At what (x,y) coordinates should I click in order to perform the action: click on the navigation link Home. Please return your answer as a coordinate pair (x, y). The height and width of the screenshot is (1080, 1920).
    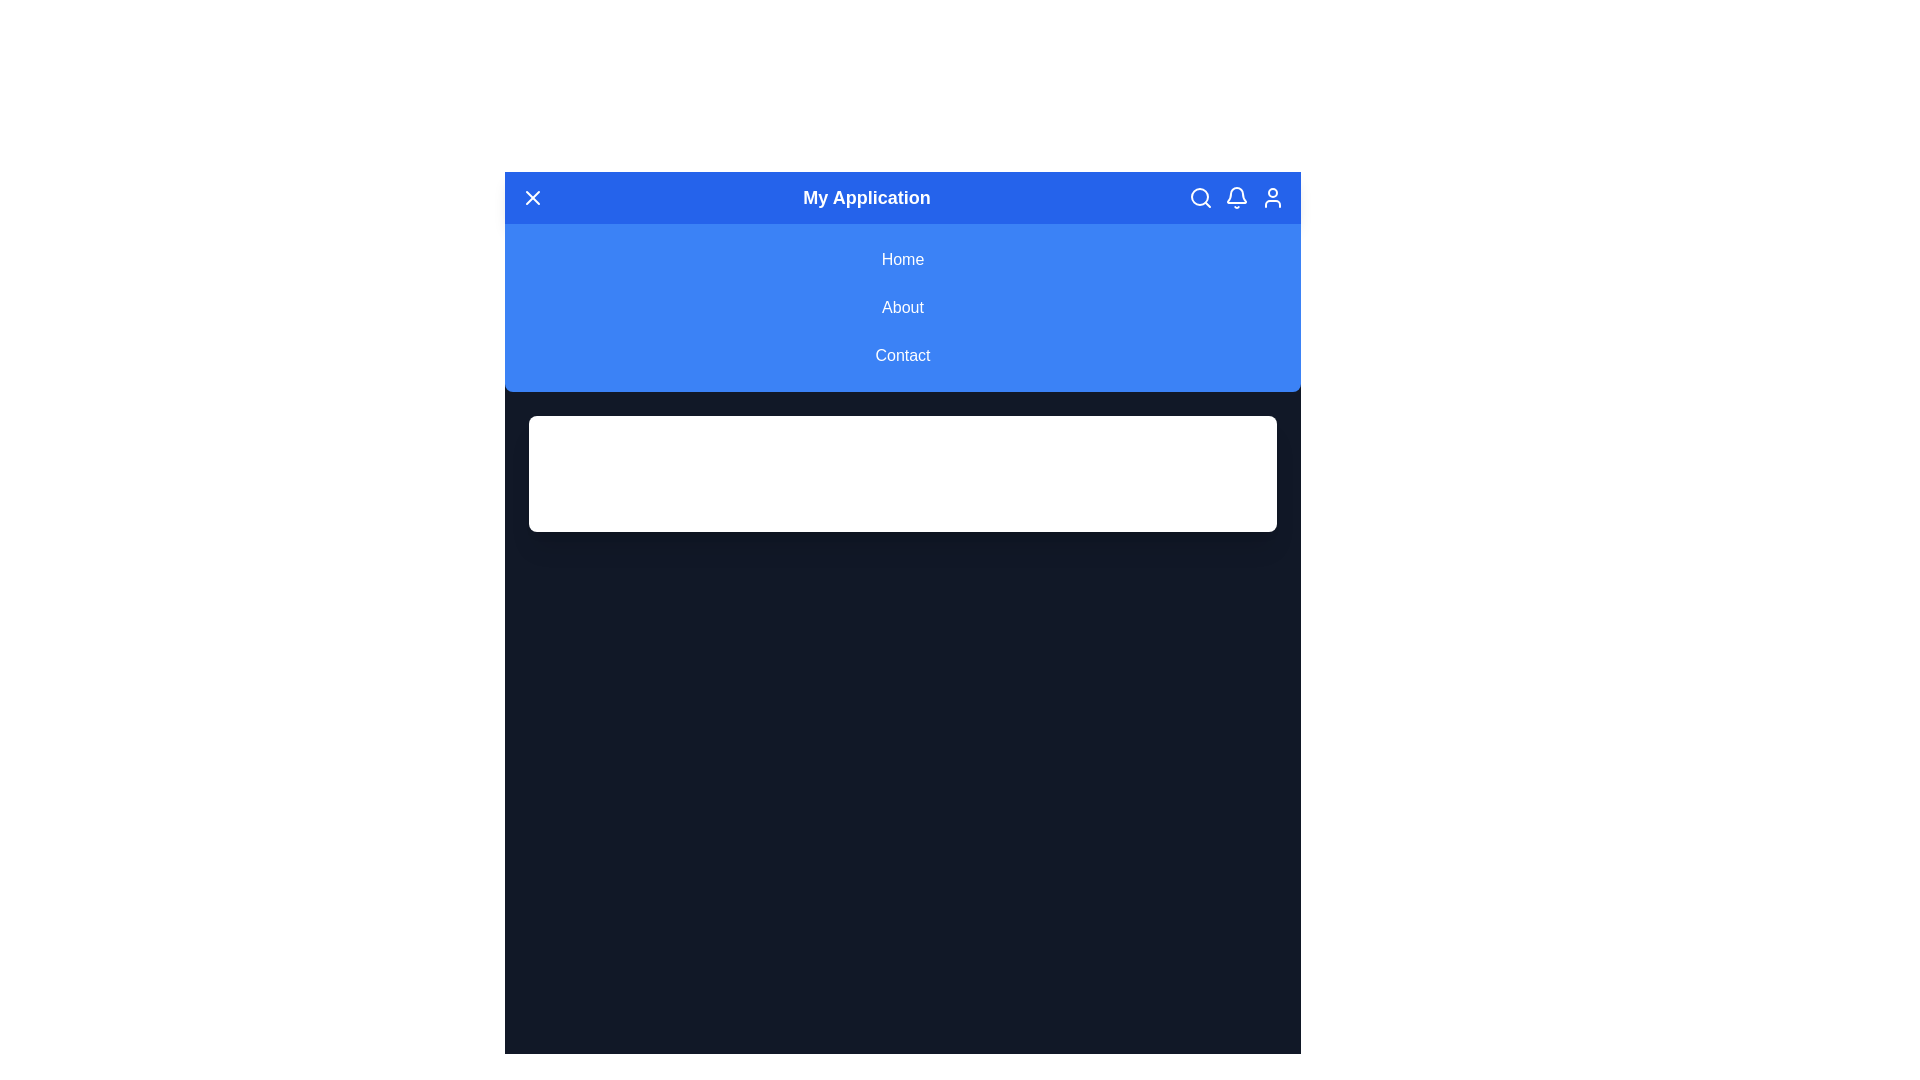
    Looking at the image, I should click on (901, 258).